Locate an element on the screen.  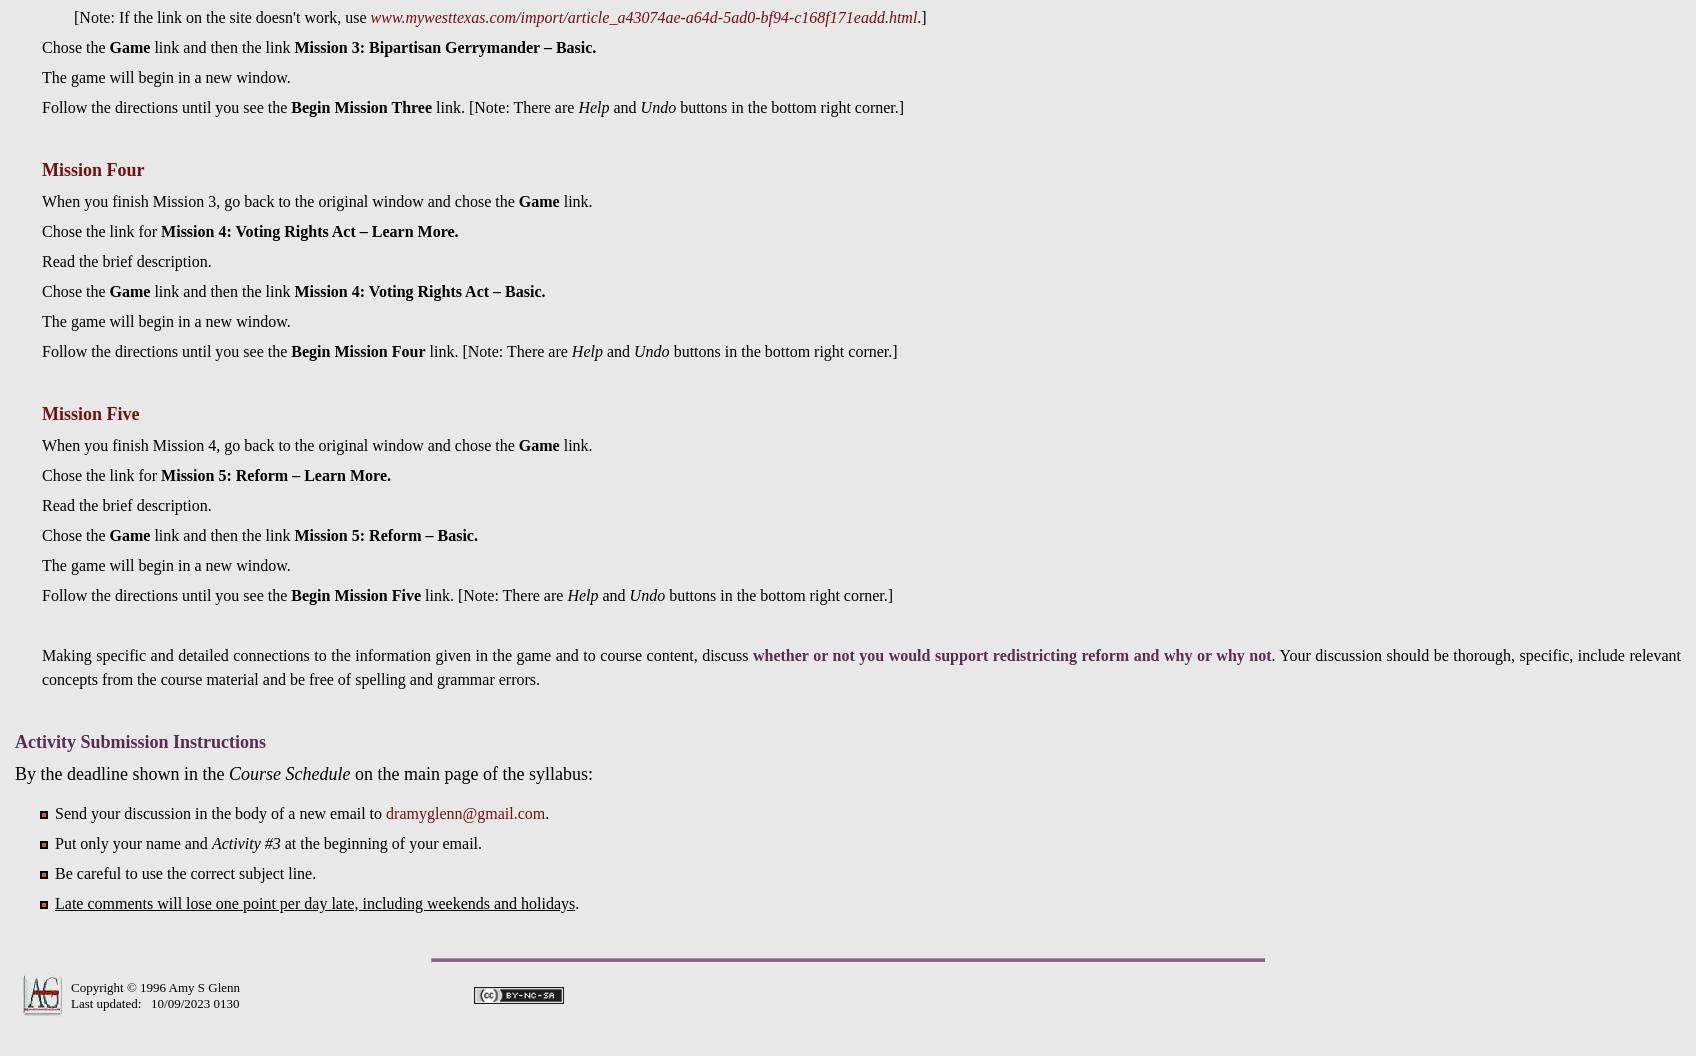
'Last updated:   10/09/2023 0130' is located at coordinates (154, 1001).